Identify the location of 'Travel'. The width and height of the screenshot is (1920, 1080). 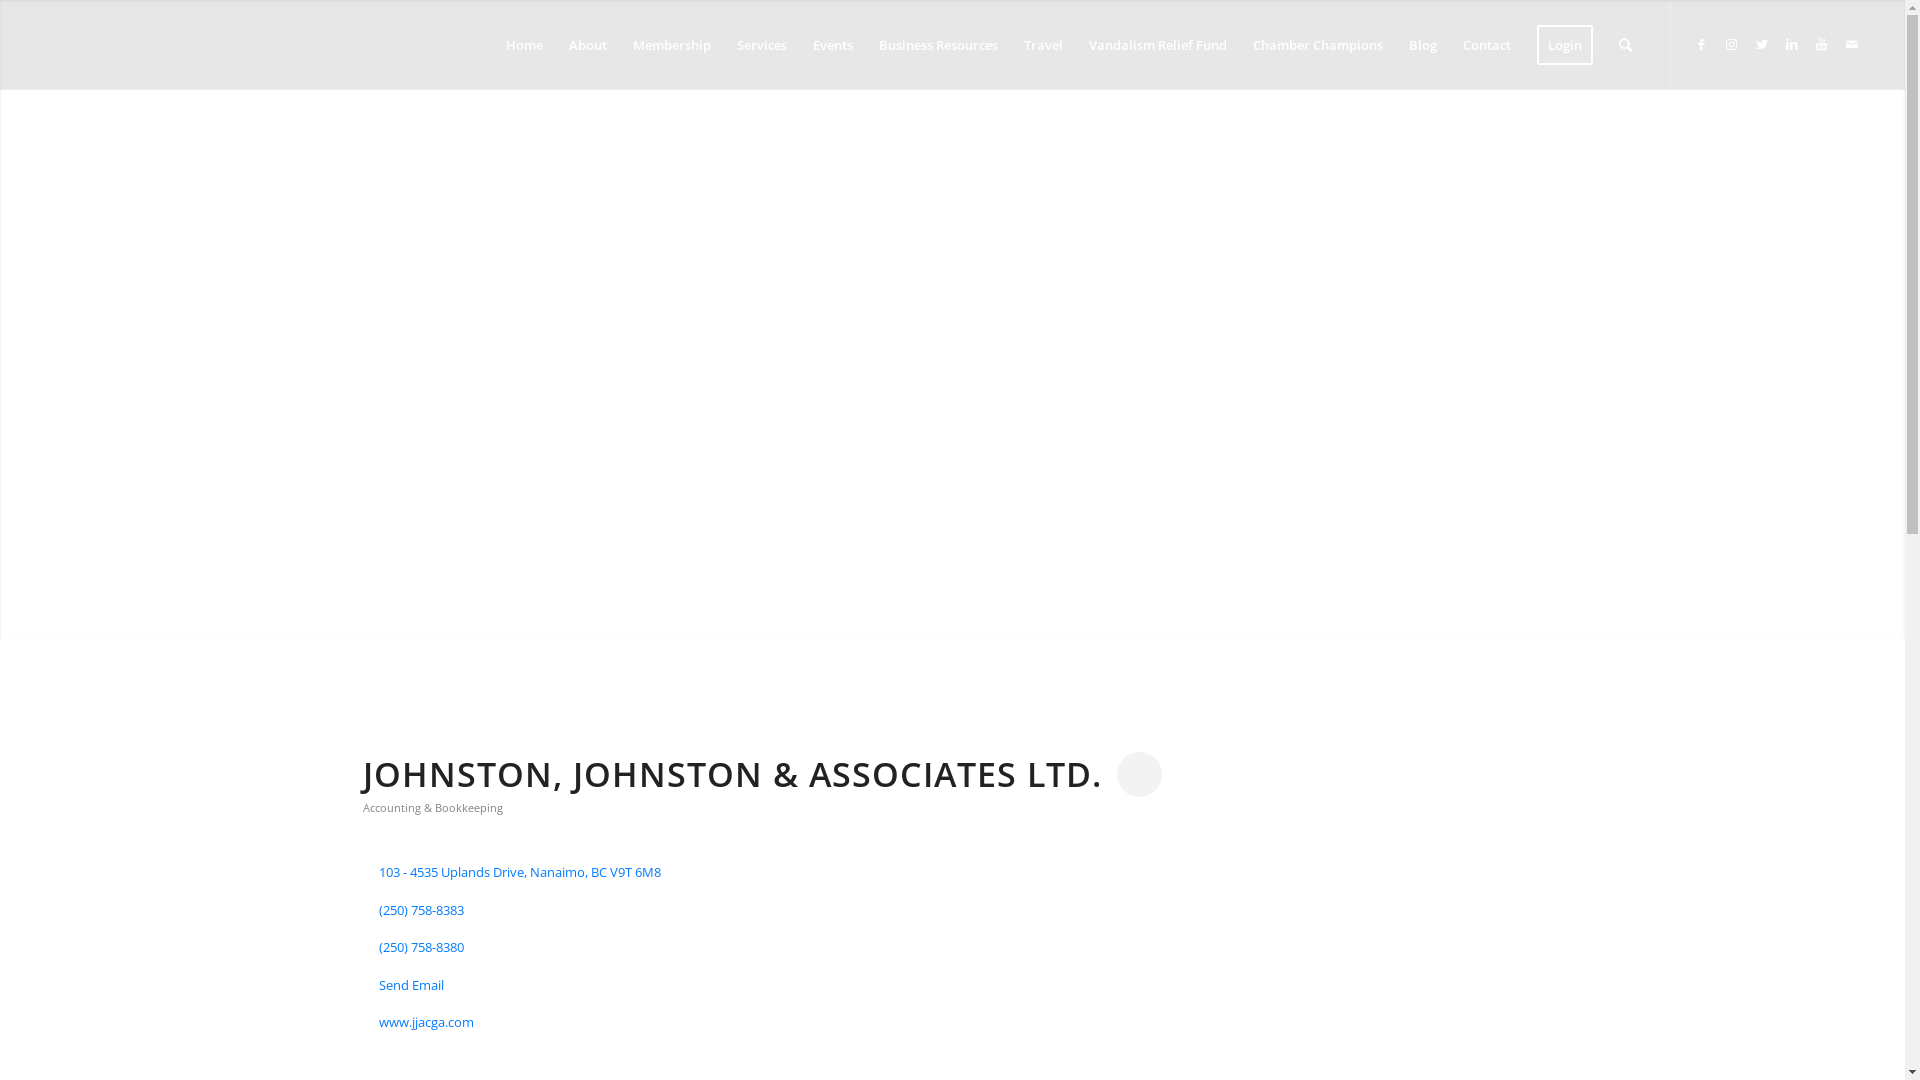
(1042, 45).